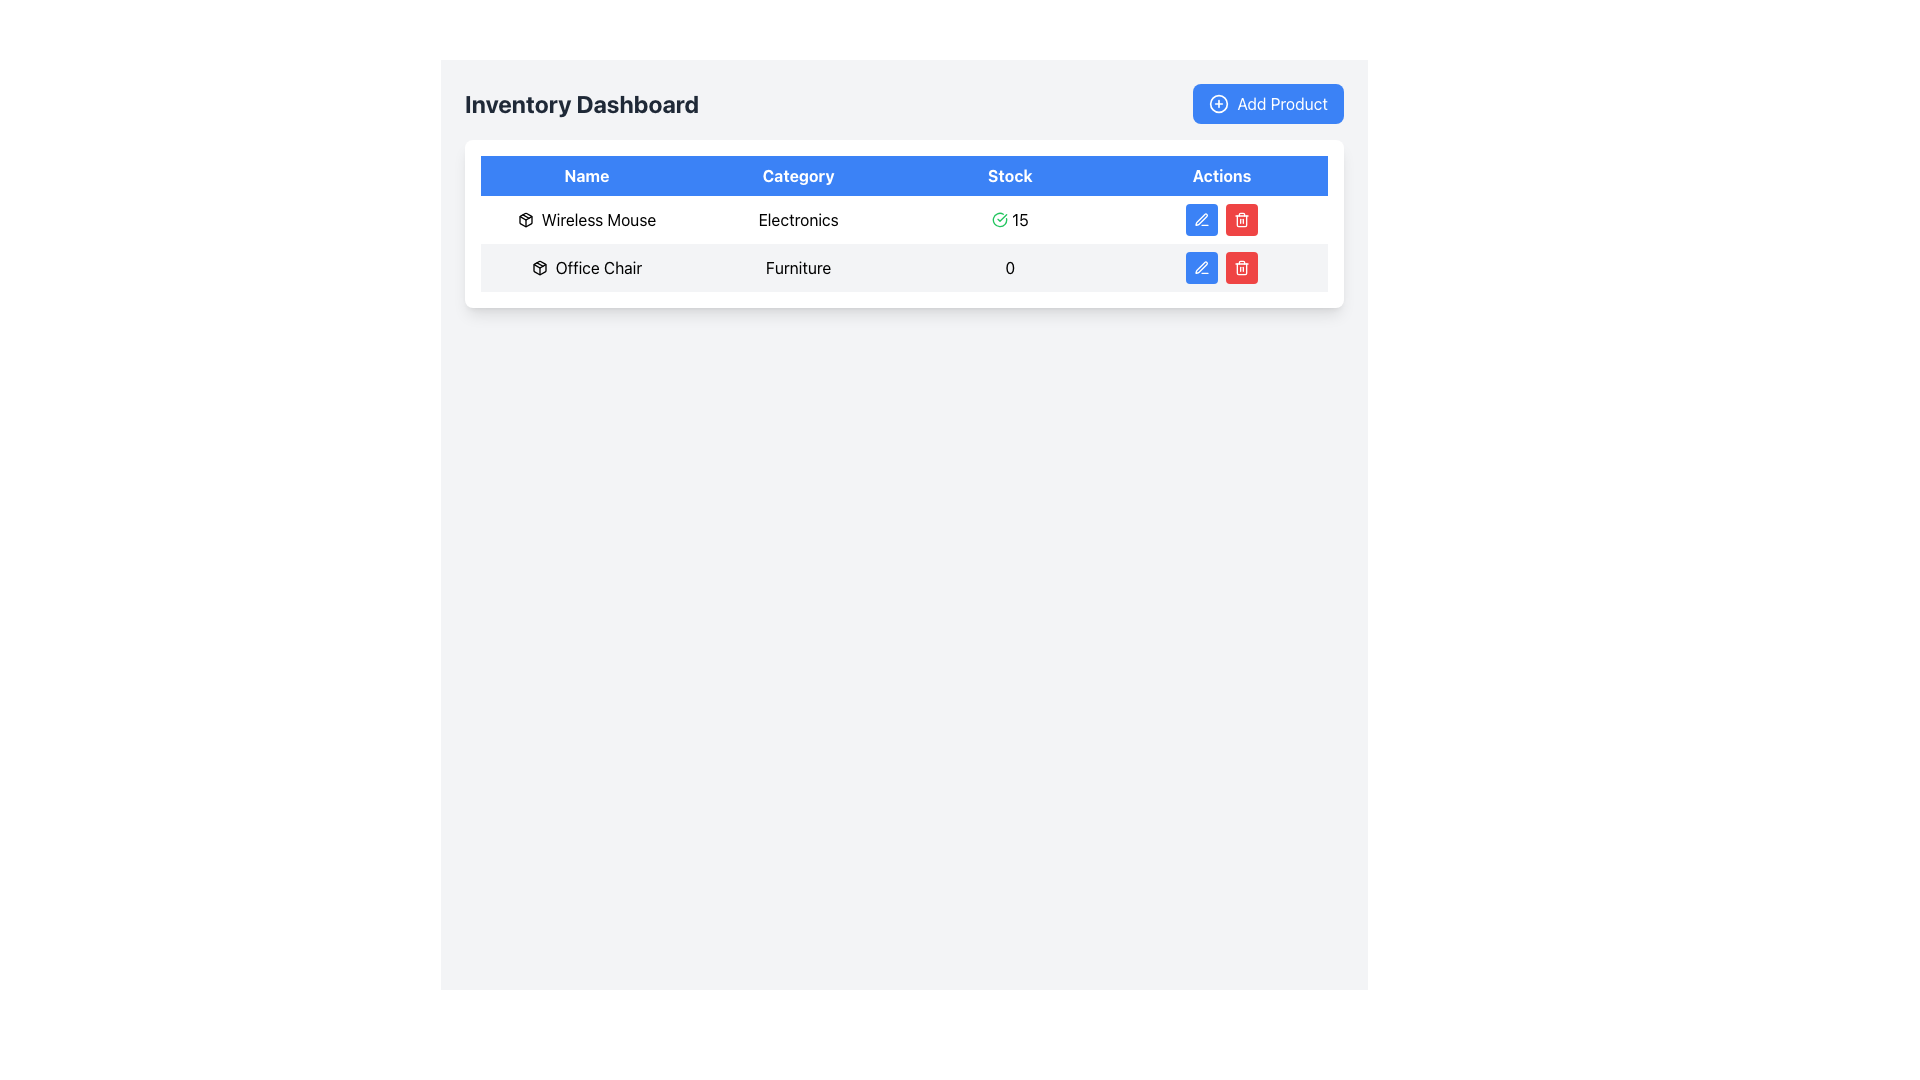  Describe the element at coordinates (1218, 104) in the screenshot. I see `the 'Add Product' button by clicking on the circular icon located to the left of the text within the button component at the top-right corner of the interface` at that location.